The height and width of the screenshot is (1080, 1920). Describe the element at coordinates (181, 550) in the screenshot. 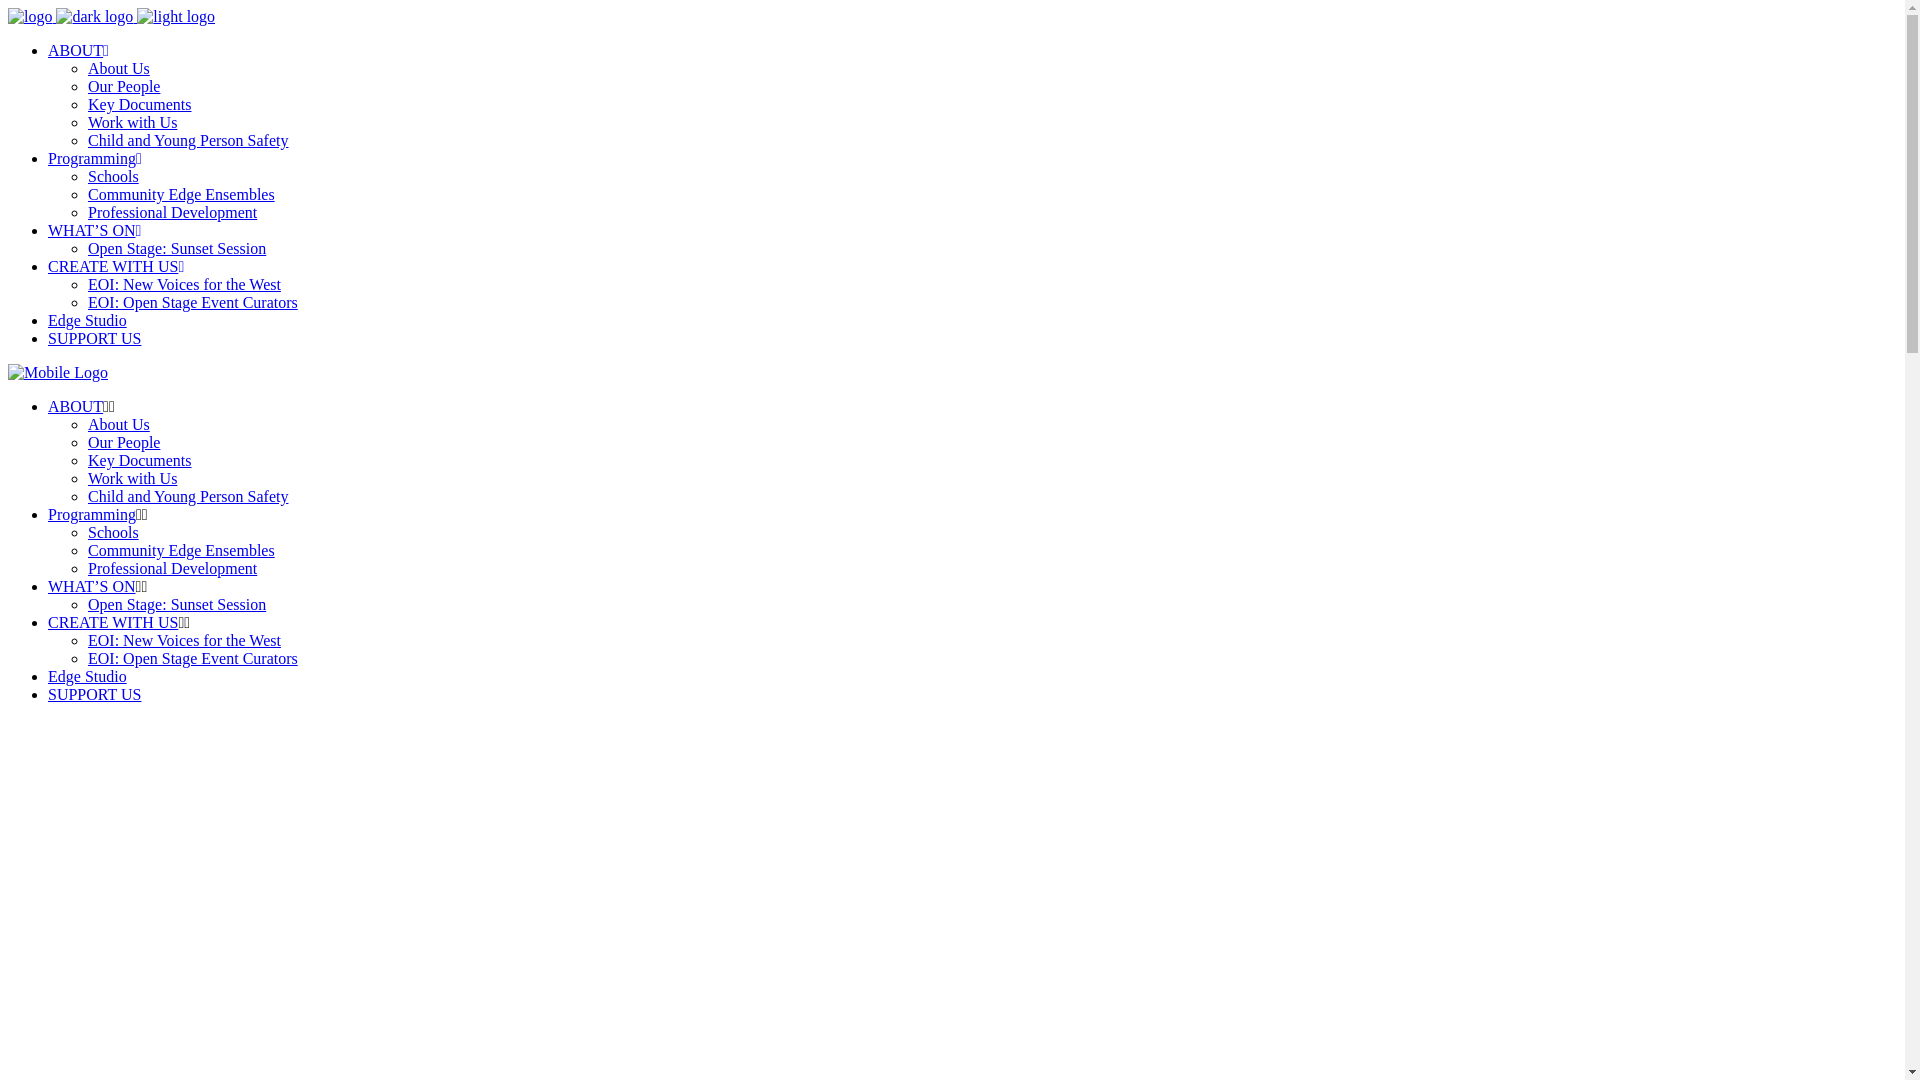

I see `'Community Edge Ensembles'` at that location.